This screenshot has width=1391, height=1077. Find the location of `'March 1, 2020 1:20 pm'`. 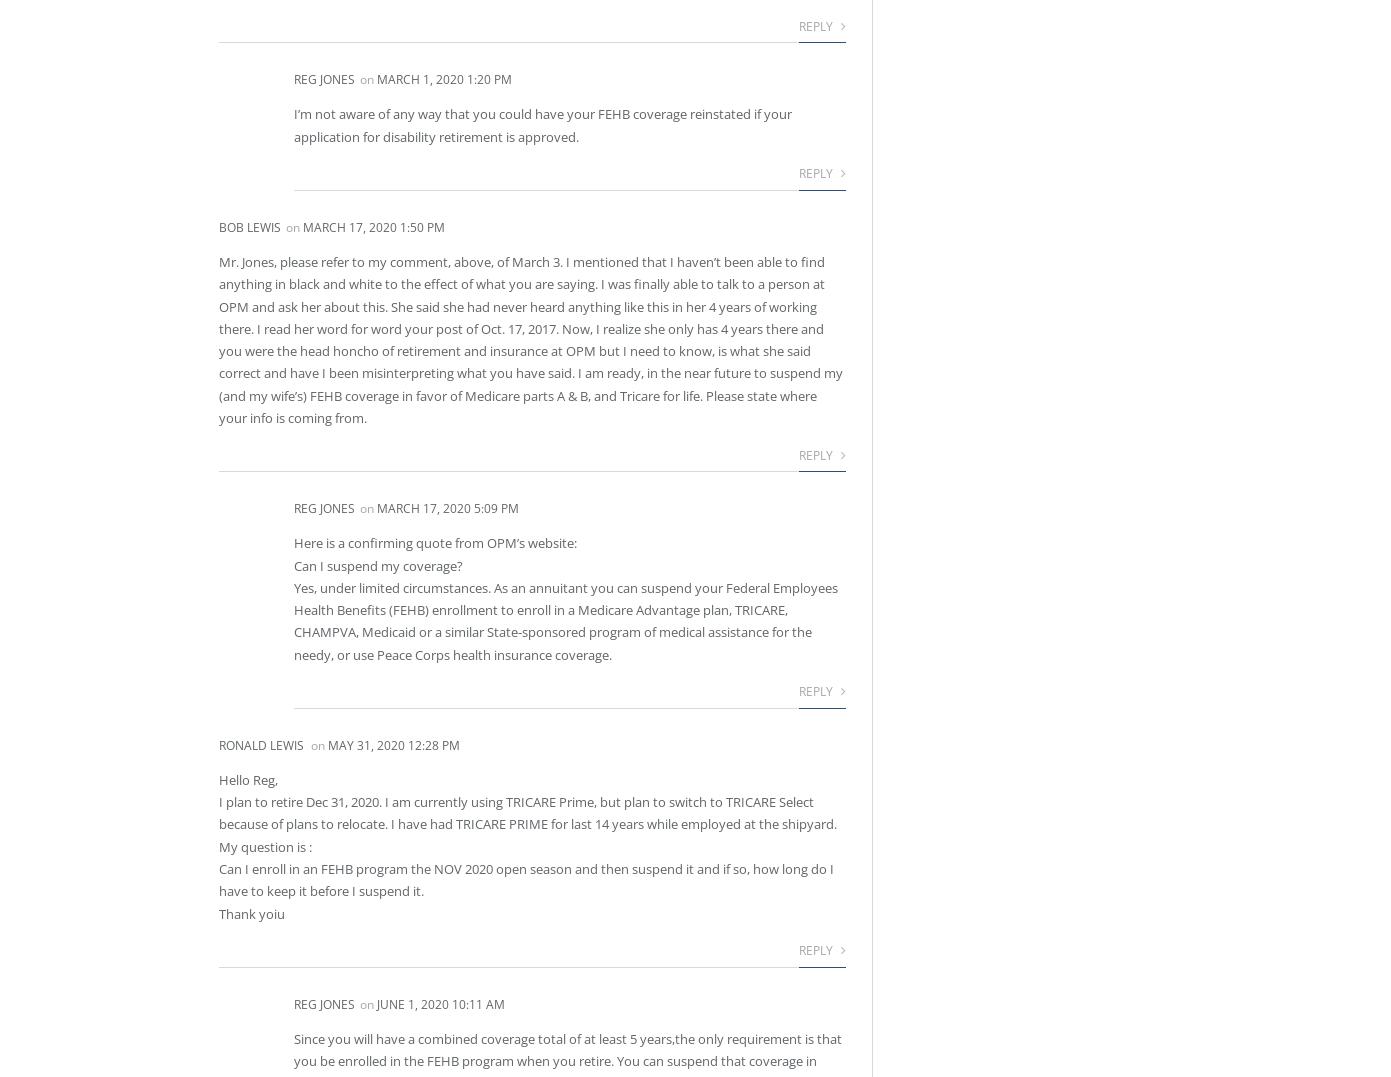

'March 1, 2020 1:20 pm' is located at coordinates (443, 79).